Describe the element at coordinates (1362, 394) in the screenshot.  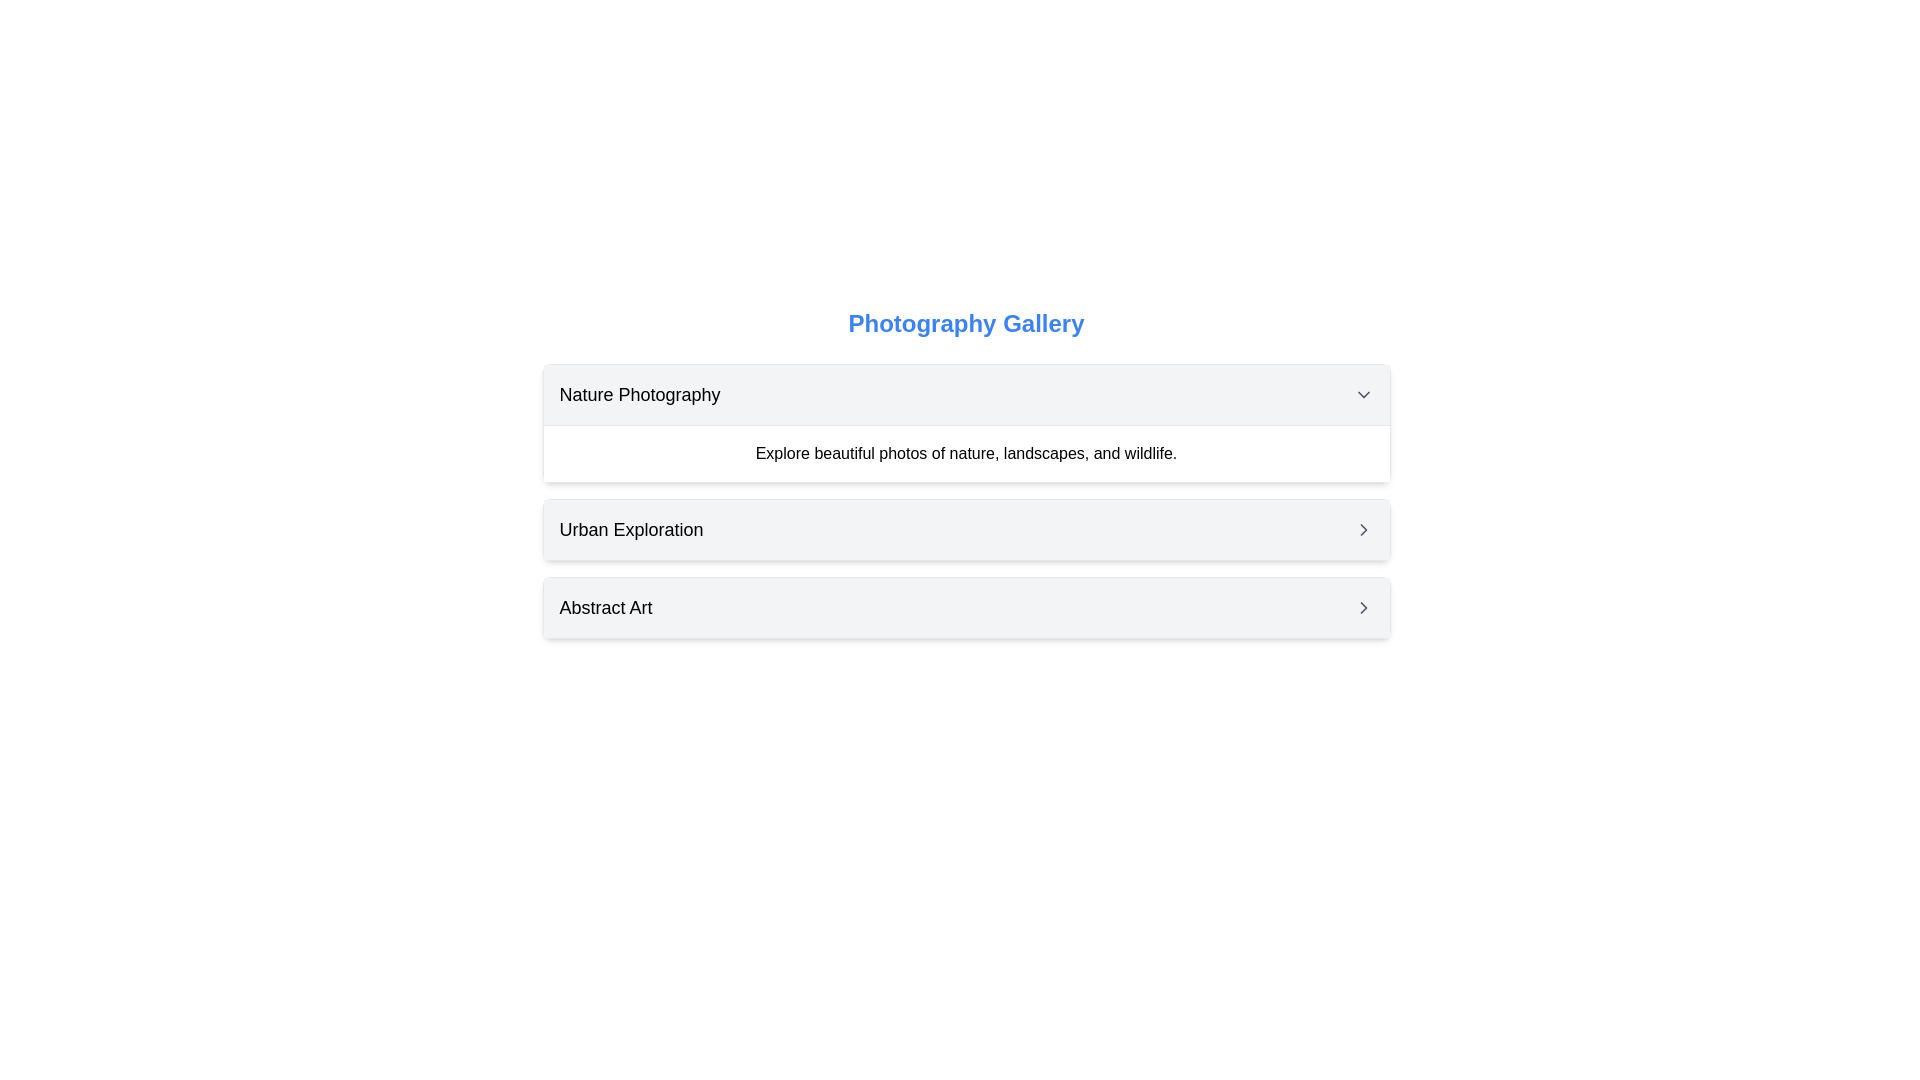
I see `the chevron icon at the far right end of the 'Nature Photography' entry in the 'Photography Gallery'` at that location.